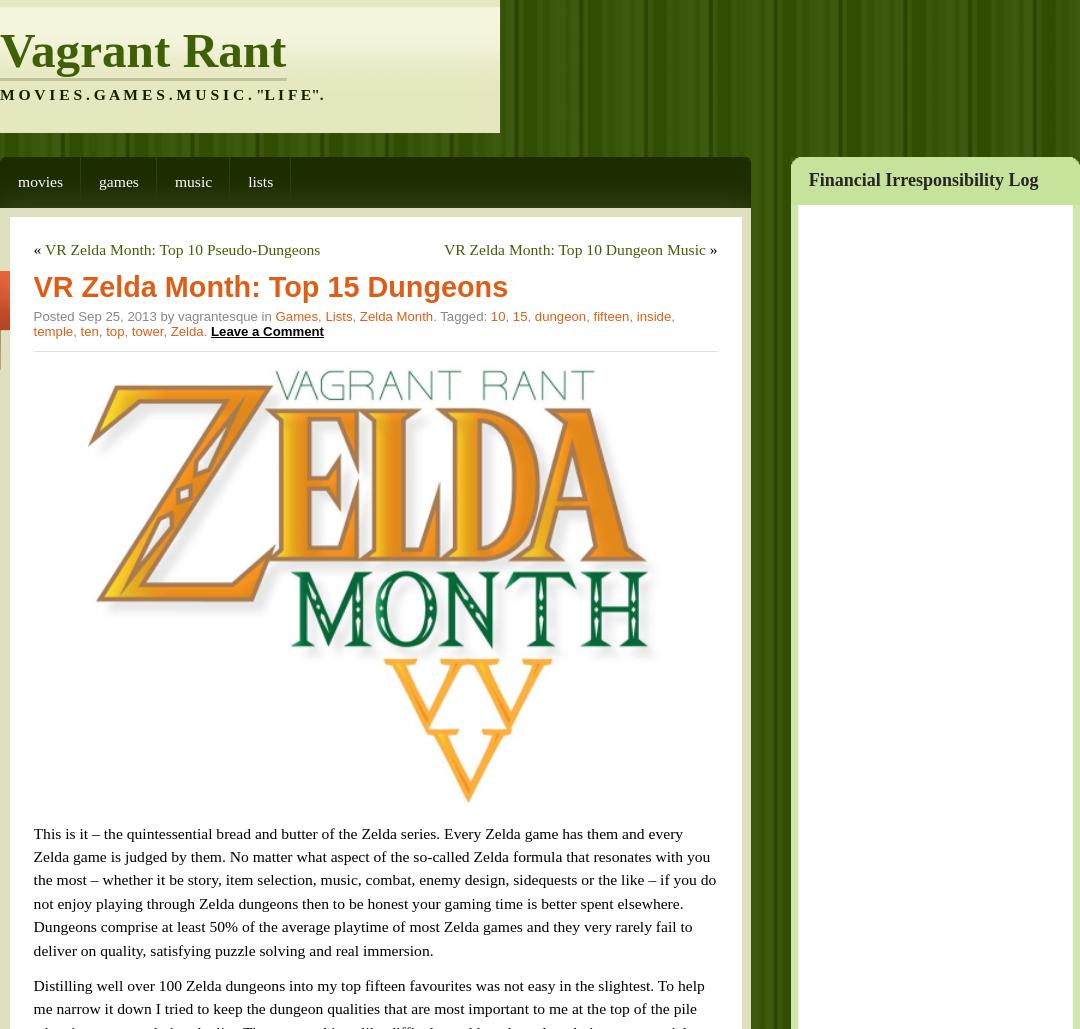 This screenshot has width=1080, height=1029. What do you see at coordinates (222, 274) in the screenshot?
I see `'Leave a Comment'` at bounding box center [222, 274].